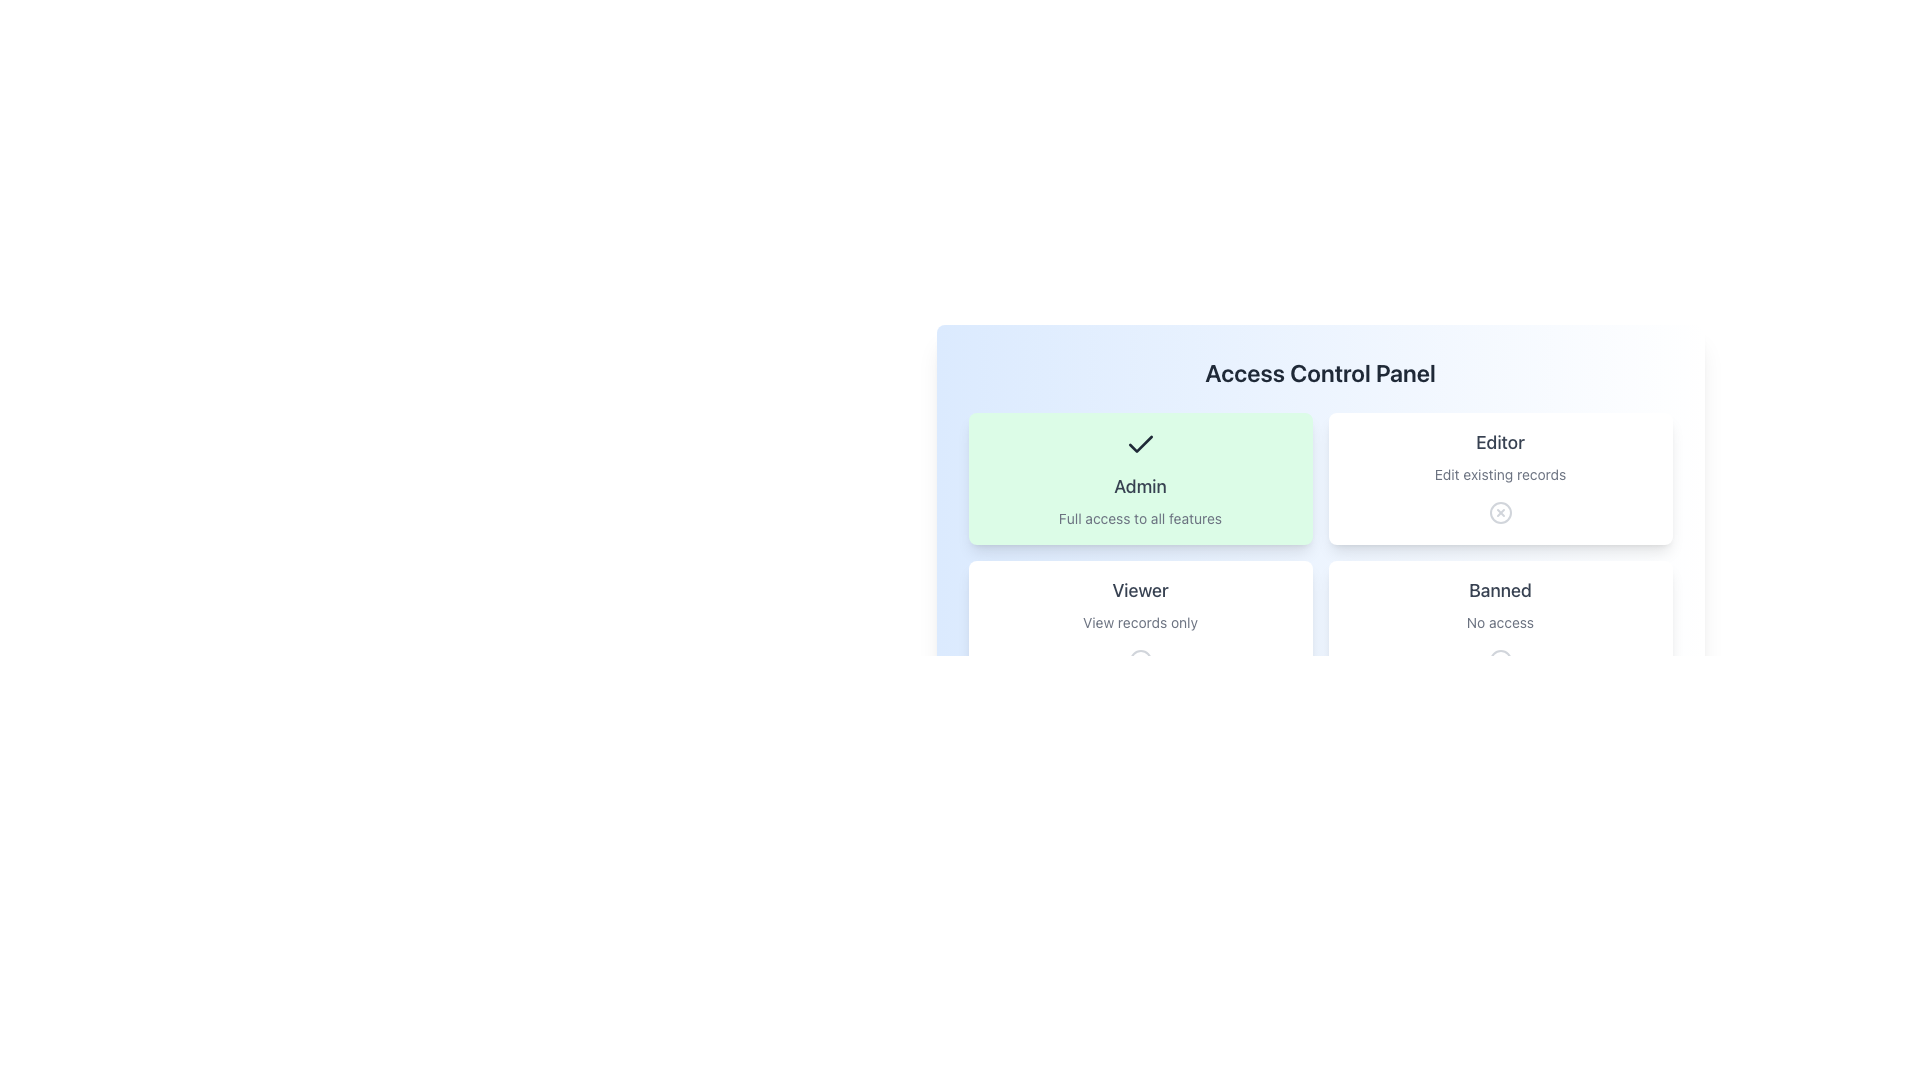 This screenshot has width=1920, height=1080. What do you see at coordinates (1500, 442) in the screenshot?
I see `the descriptive text label for the 'Editor' card located in the top-right quadrant of the interface under 'Access Control Panel'` at bounding box center [1500, 442].